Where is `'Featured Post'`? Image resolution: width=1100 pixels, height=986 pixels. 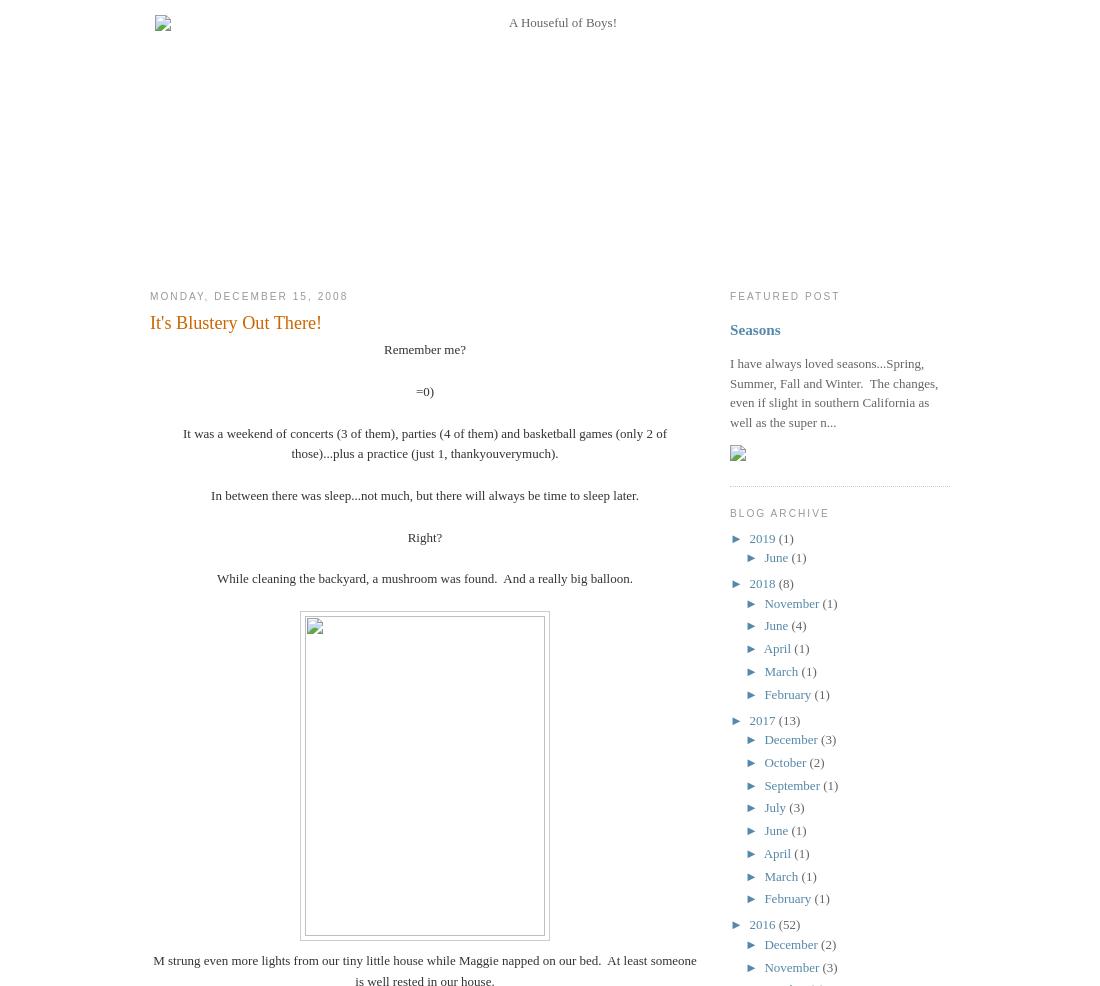 'Featured Post' is located at coordinates (784, 296).